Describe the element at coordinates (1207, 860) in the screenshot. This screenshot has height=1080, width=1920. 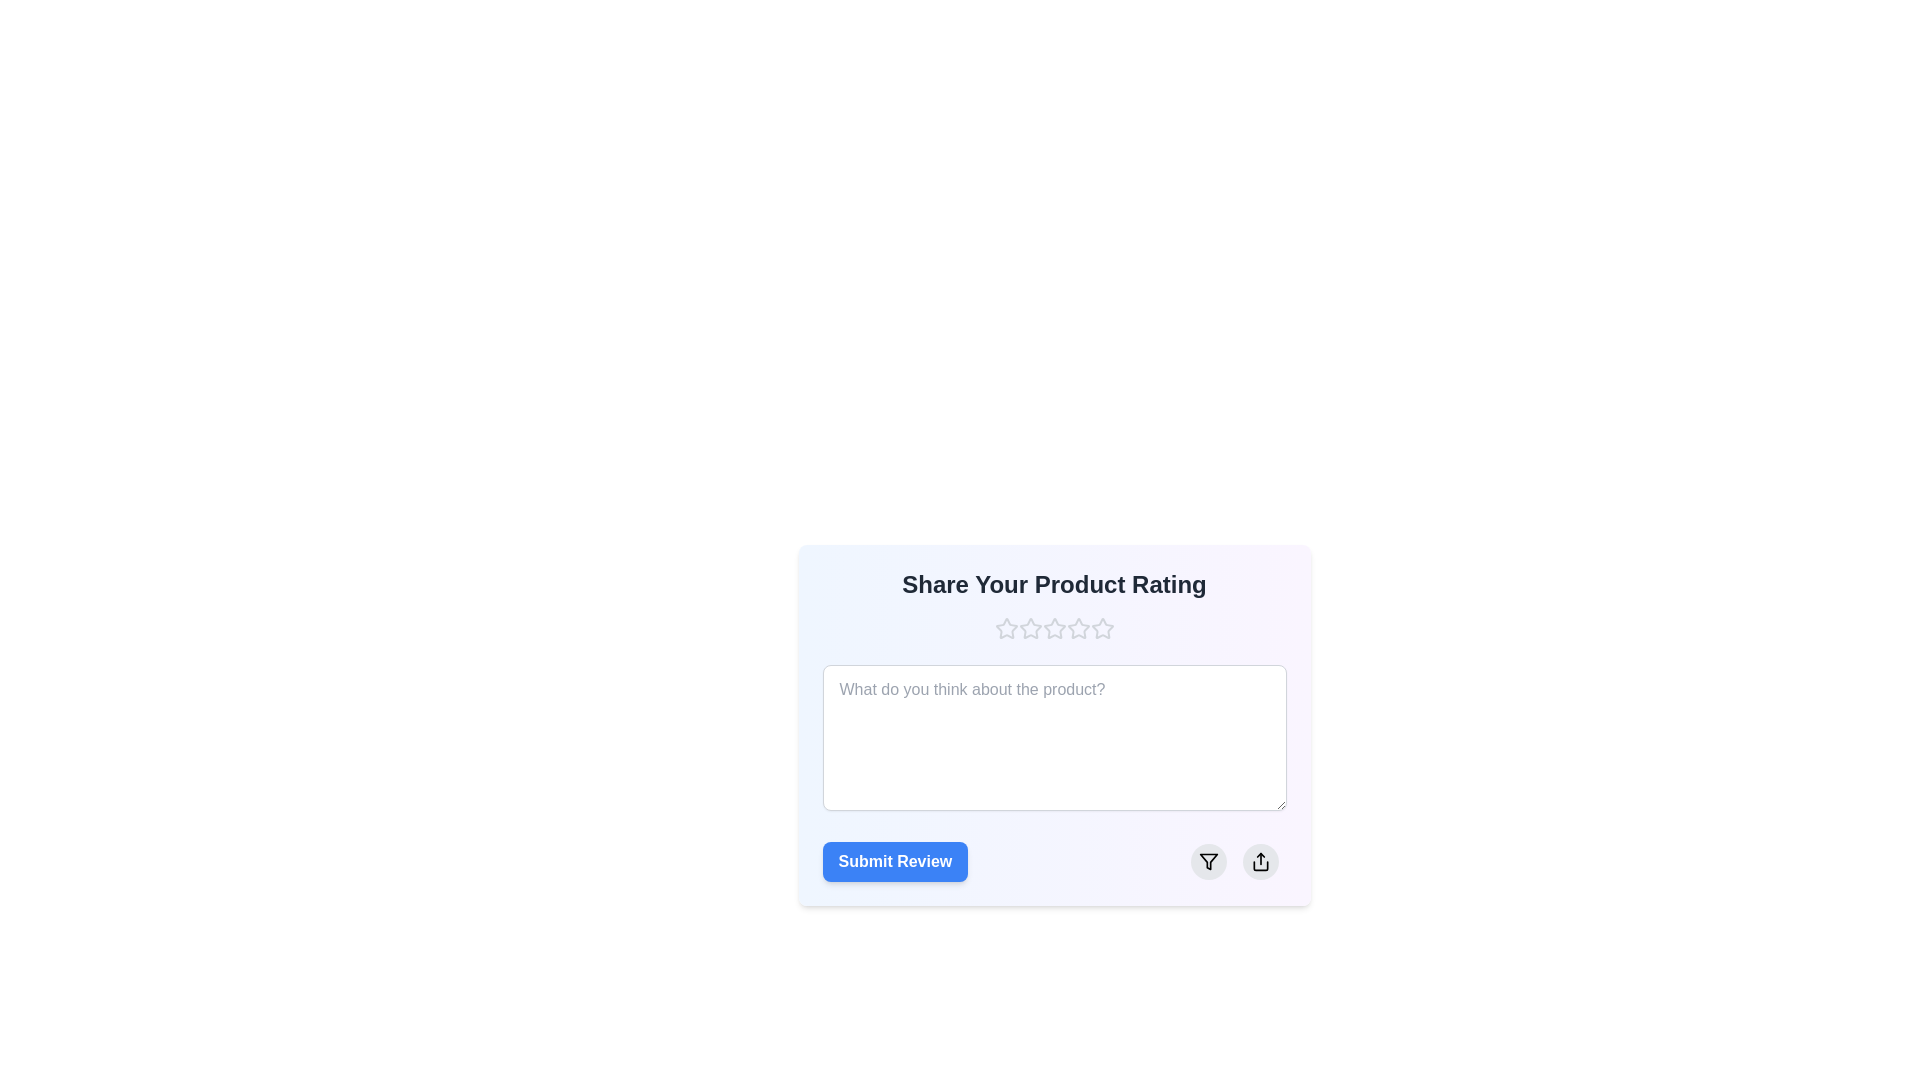
I see `the triangular-shaped funnel icon, which is part of an SVG graphic located at the bottom right corner of the interface` at that location.